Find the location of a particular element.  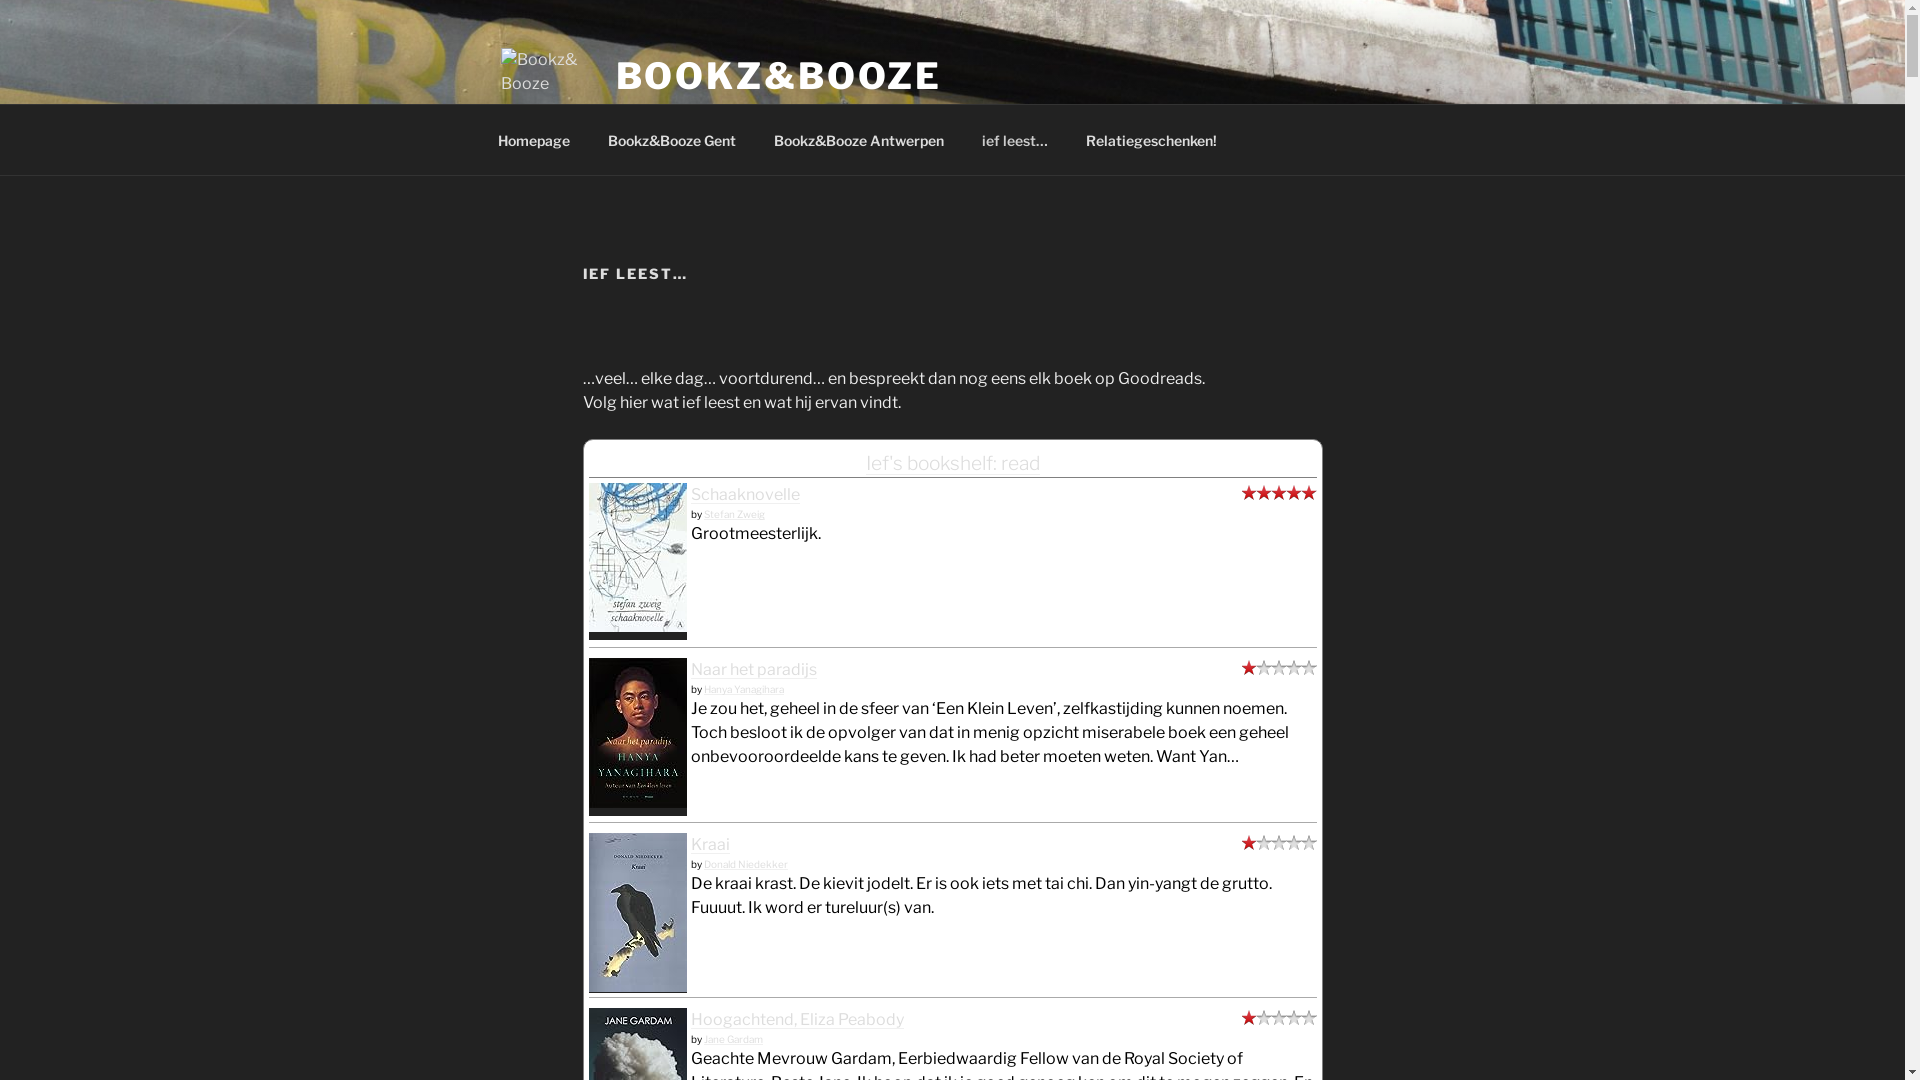

'Kraai' is located at coordinates (709, 844).